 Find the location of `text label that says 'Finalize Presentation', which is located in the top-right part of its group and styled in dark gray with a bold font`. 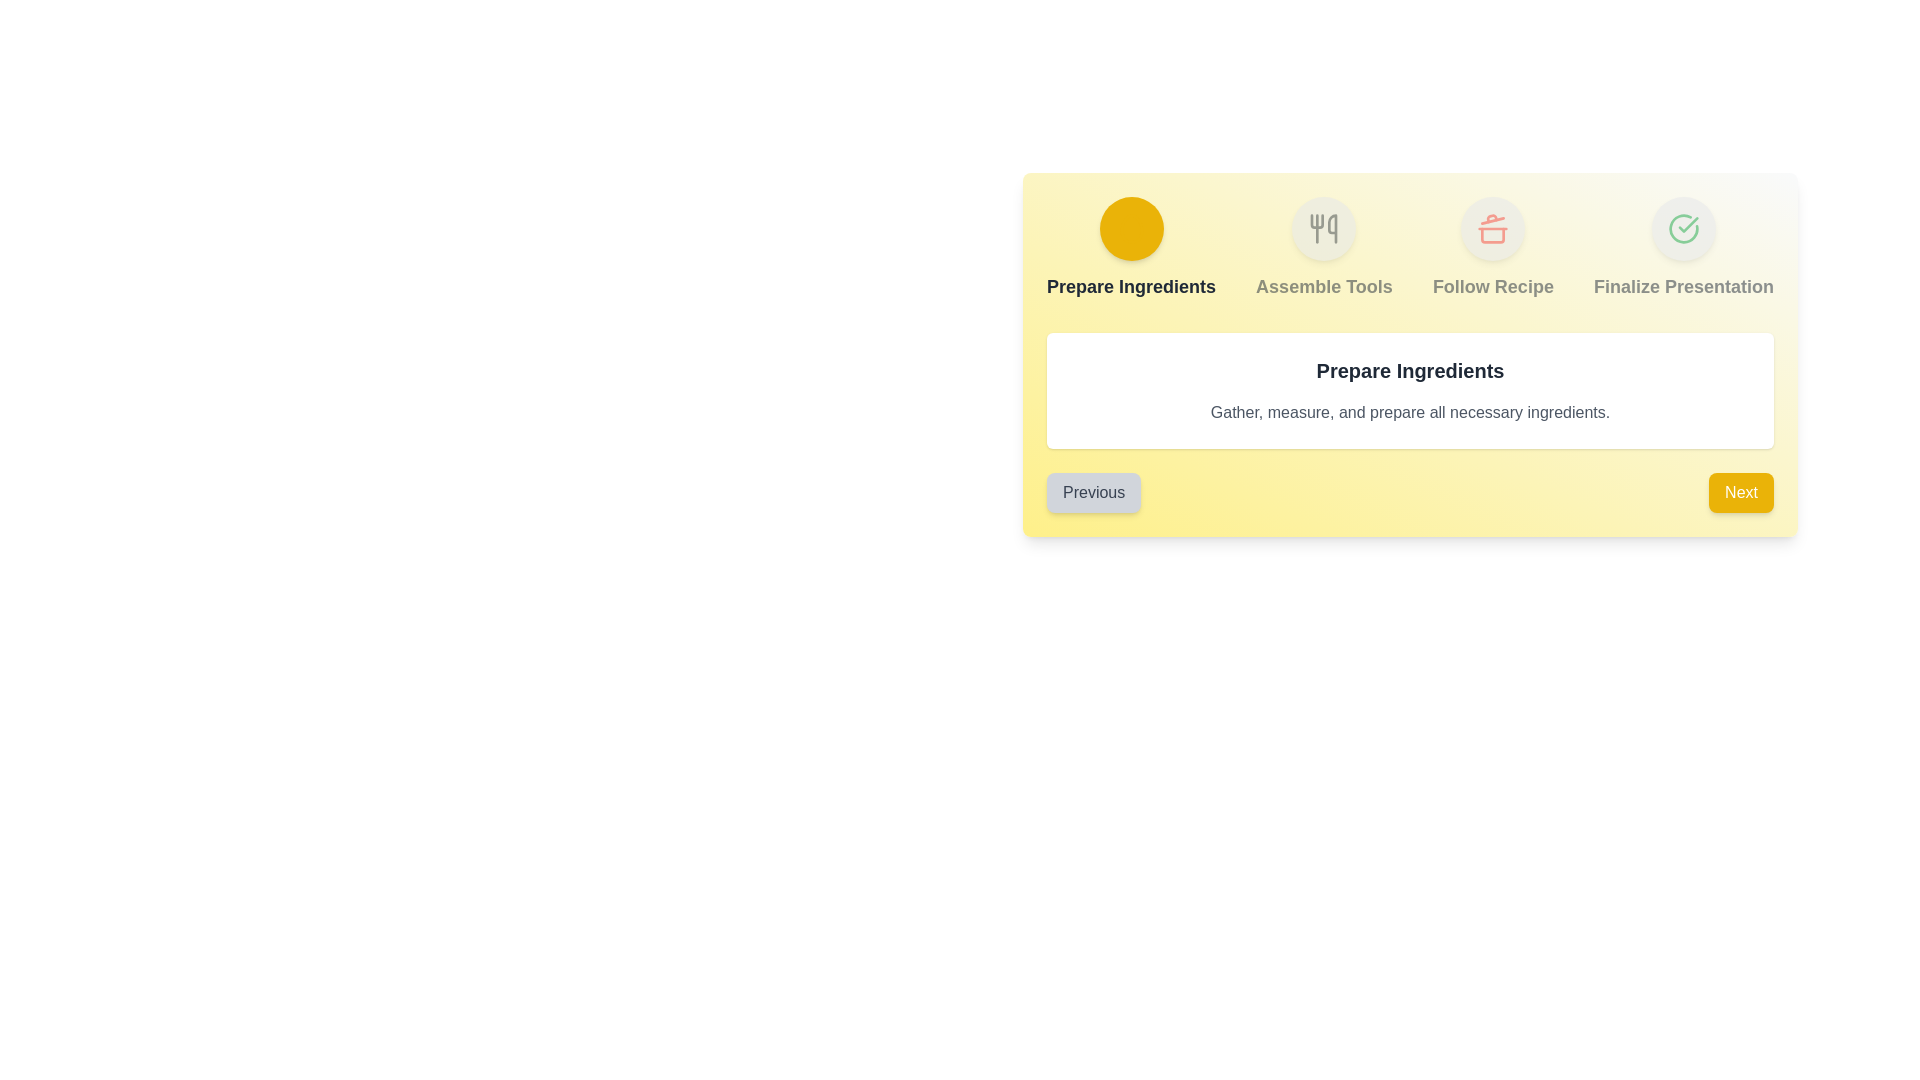

text label that says 'Finalize Presentation', which is located in the top-right part of its group and styled in dark gray with a bold font is located at coordinates (1683, 286).